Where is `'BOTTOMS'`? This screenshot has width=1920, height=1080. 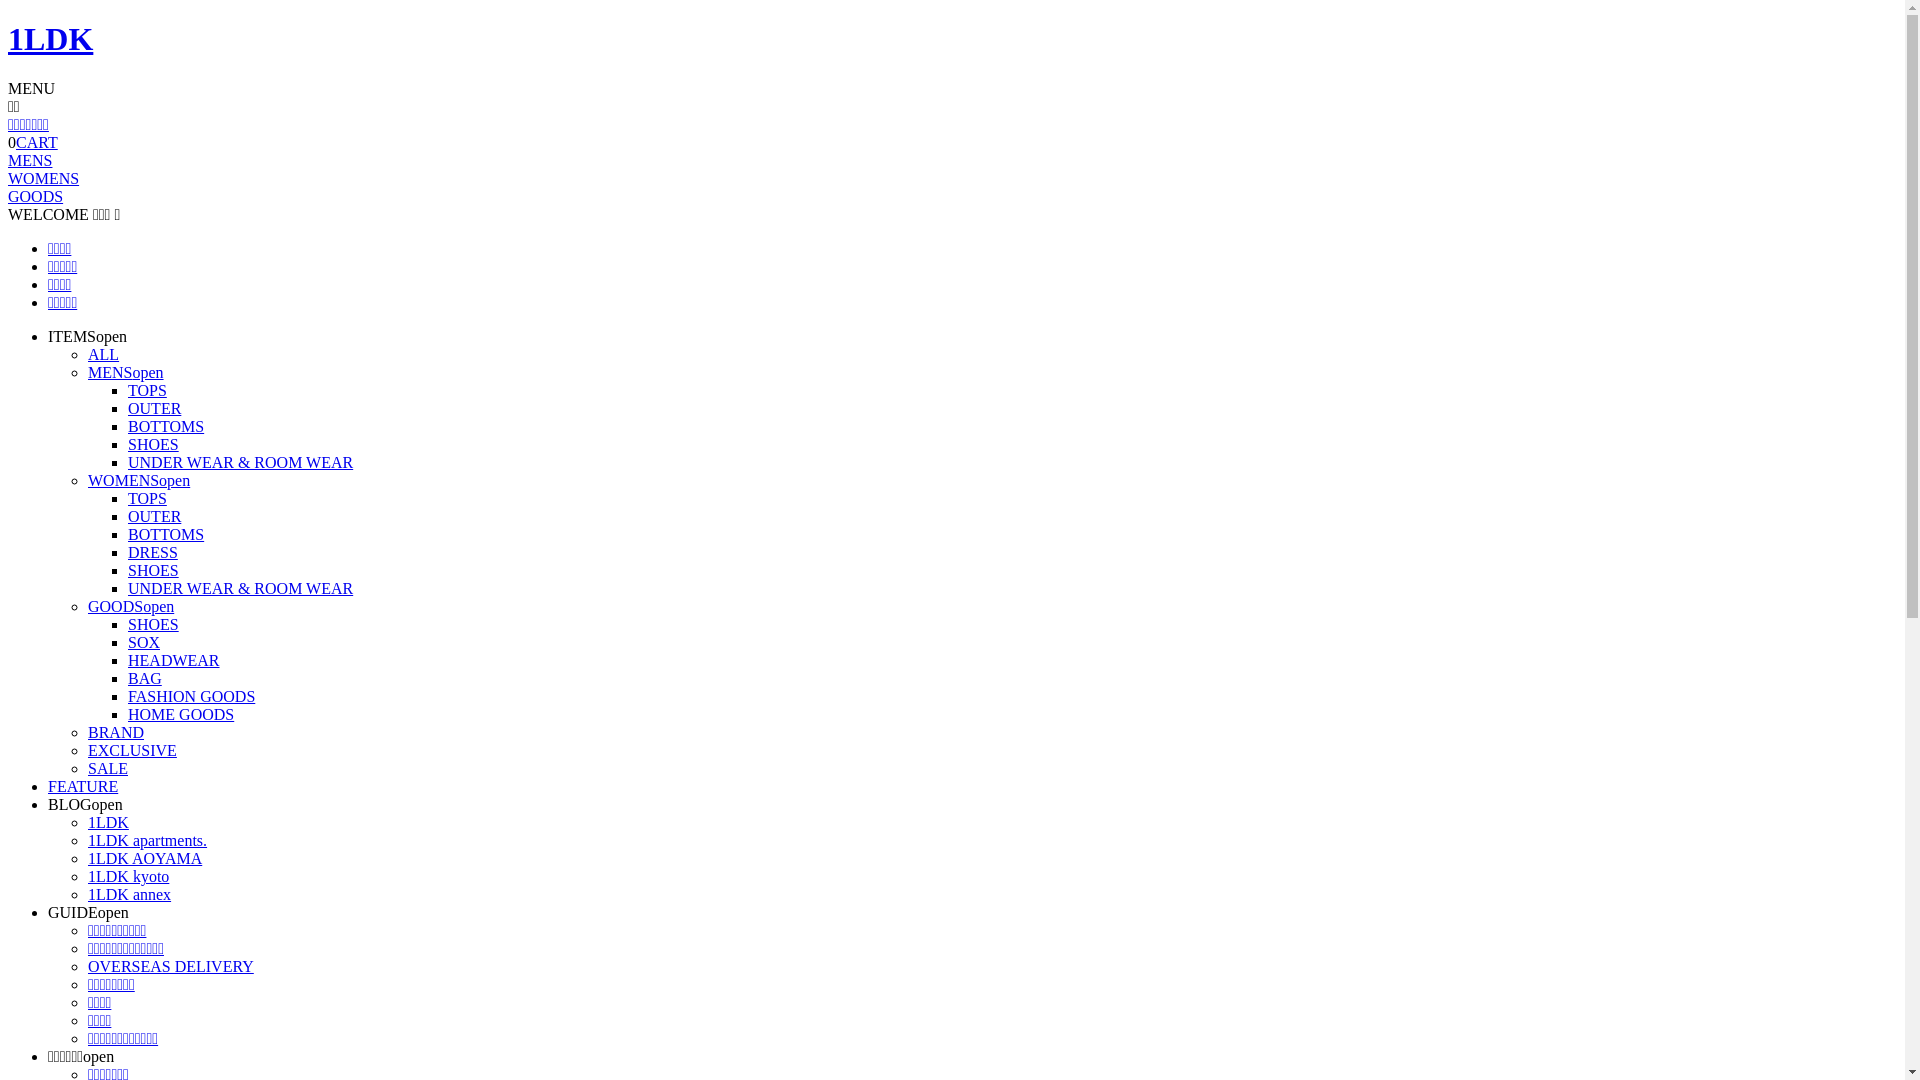
'BOTTOMS' is located at coordinates (166, 425).